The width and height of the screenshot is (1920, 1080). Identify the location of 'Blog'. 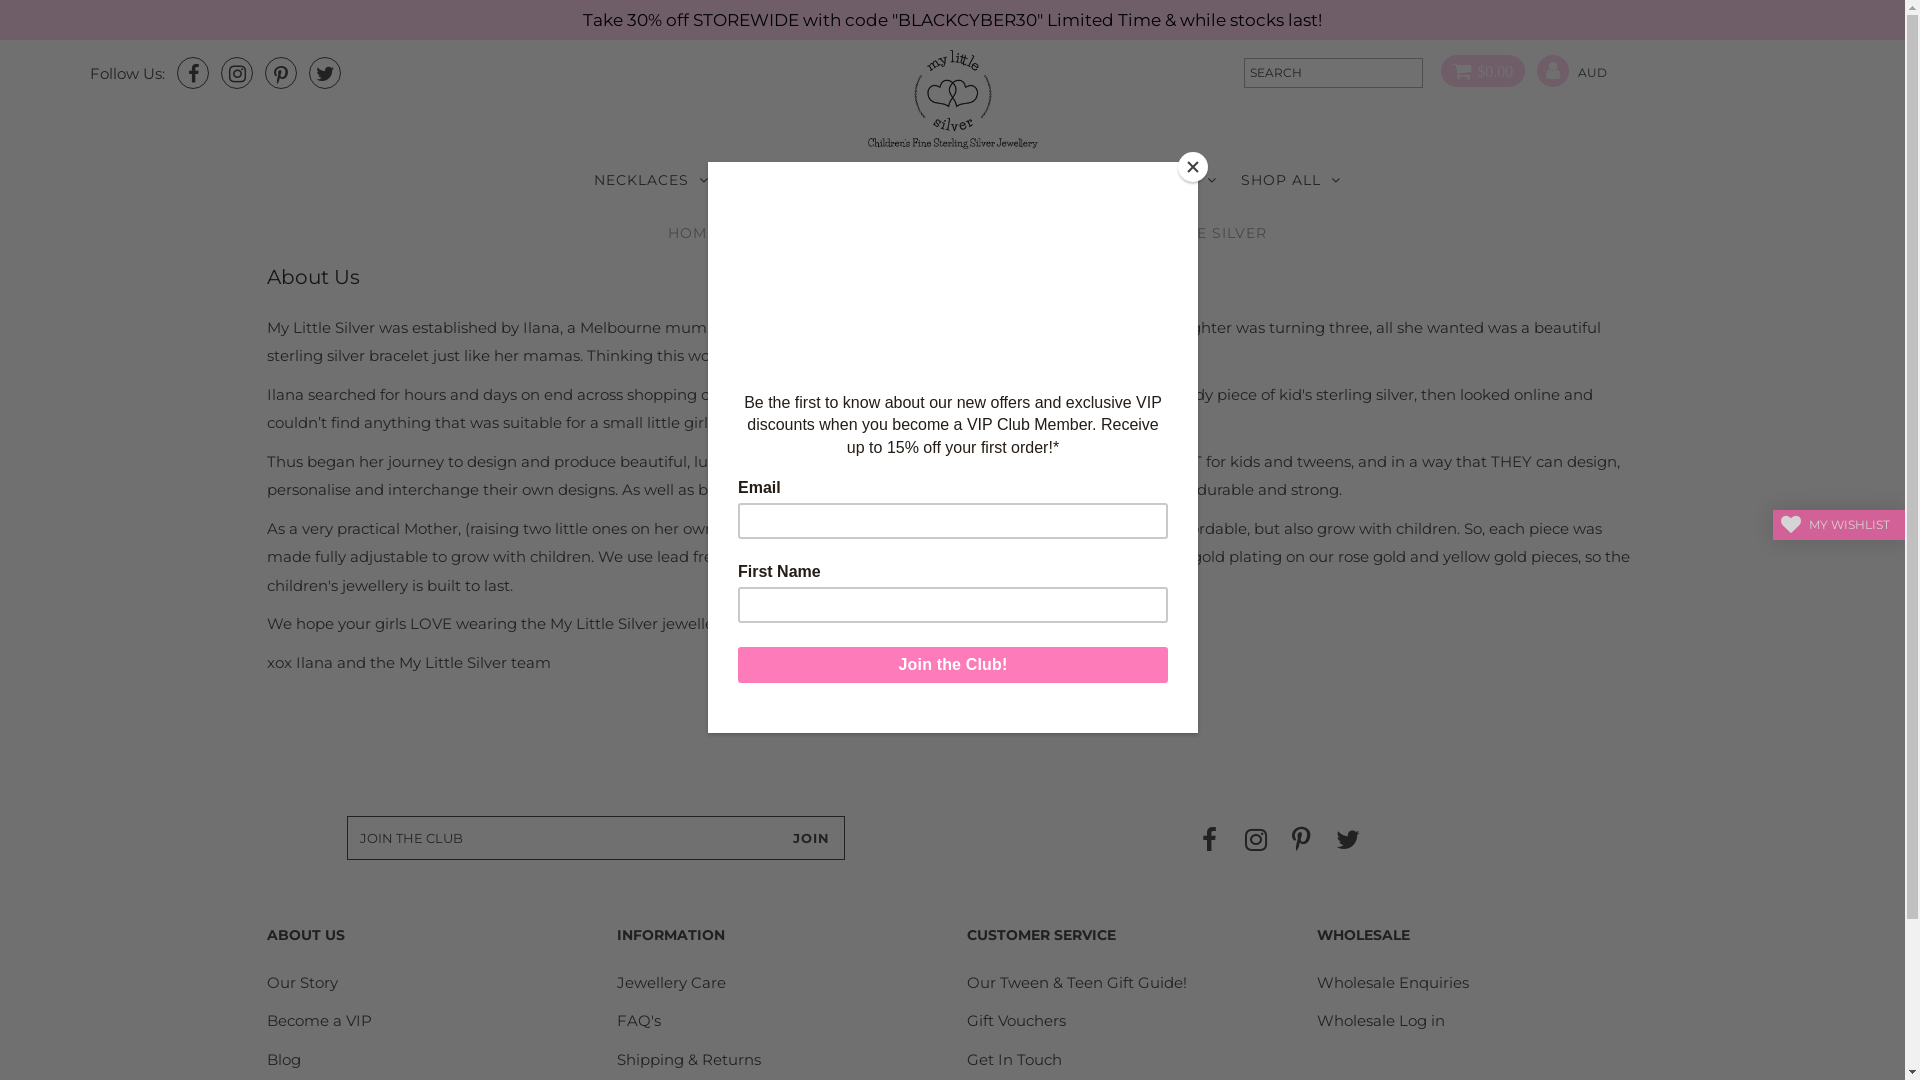
(282, 1058).